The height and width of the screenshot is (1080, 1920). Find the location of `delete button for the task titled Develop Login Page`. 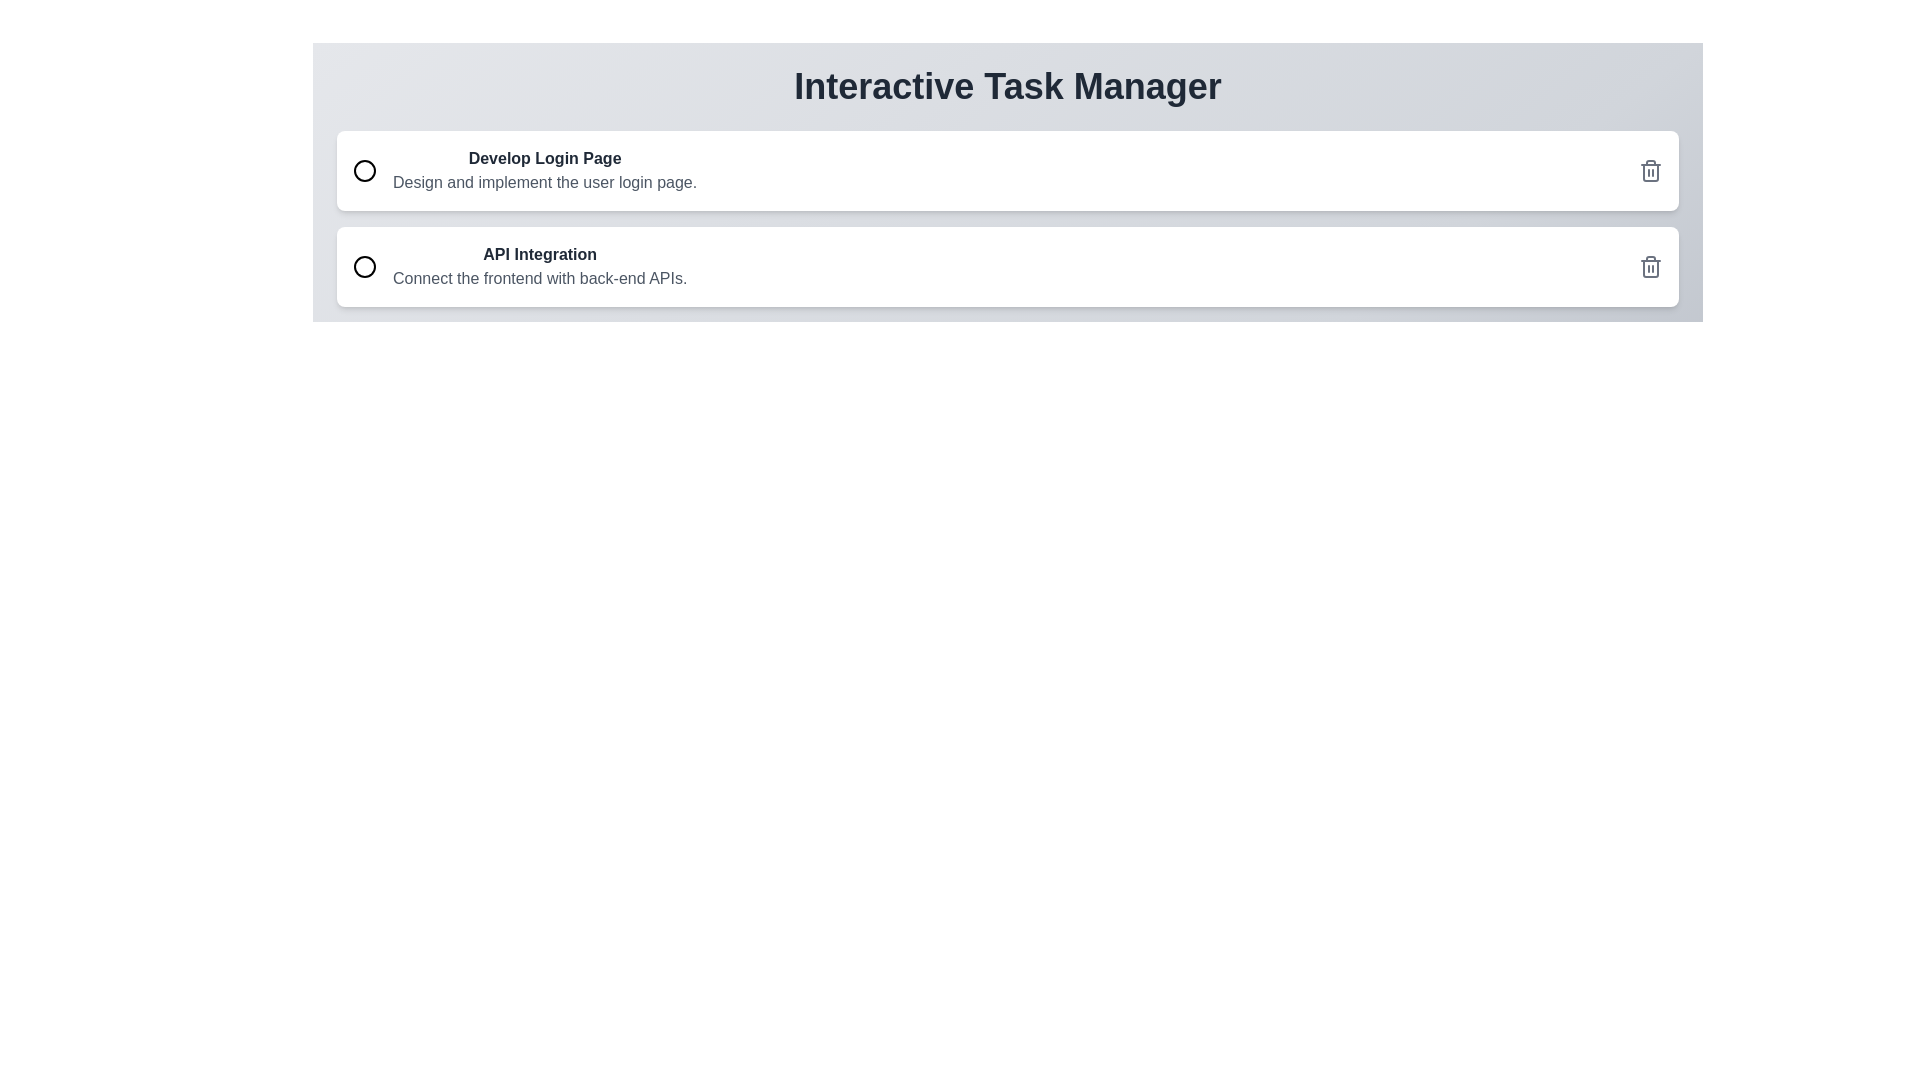

delete button for the task titled Develop Login Page is located at coordinates (1651, 169).